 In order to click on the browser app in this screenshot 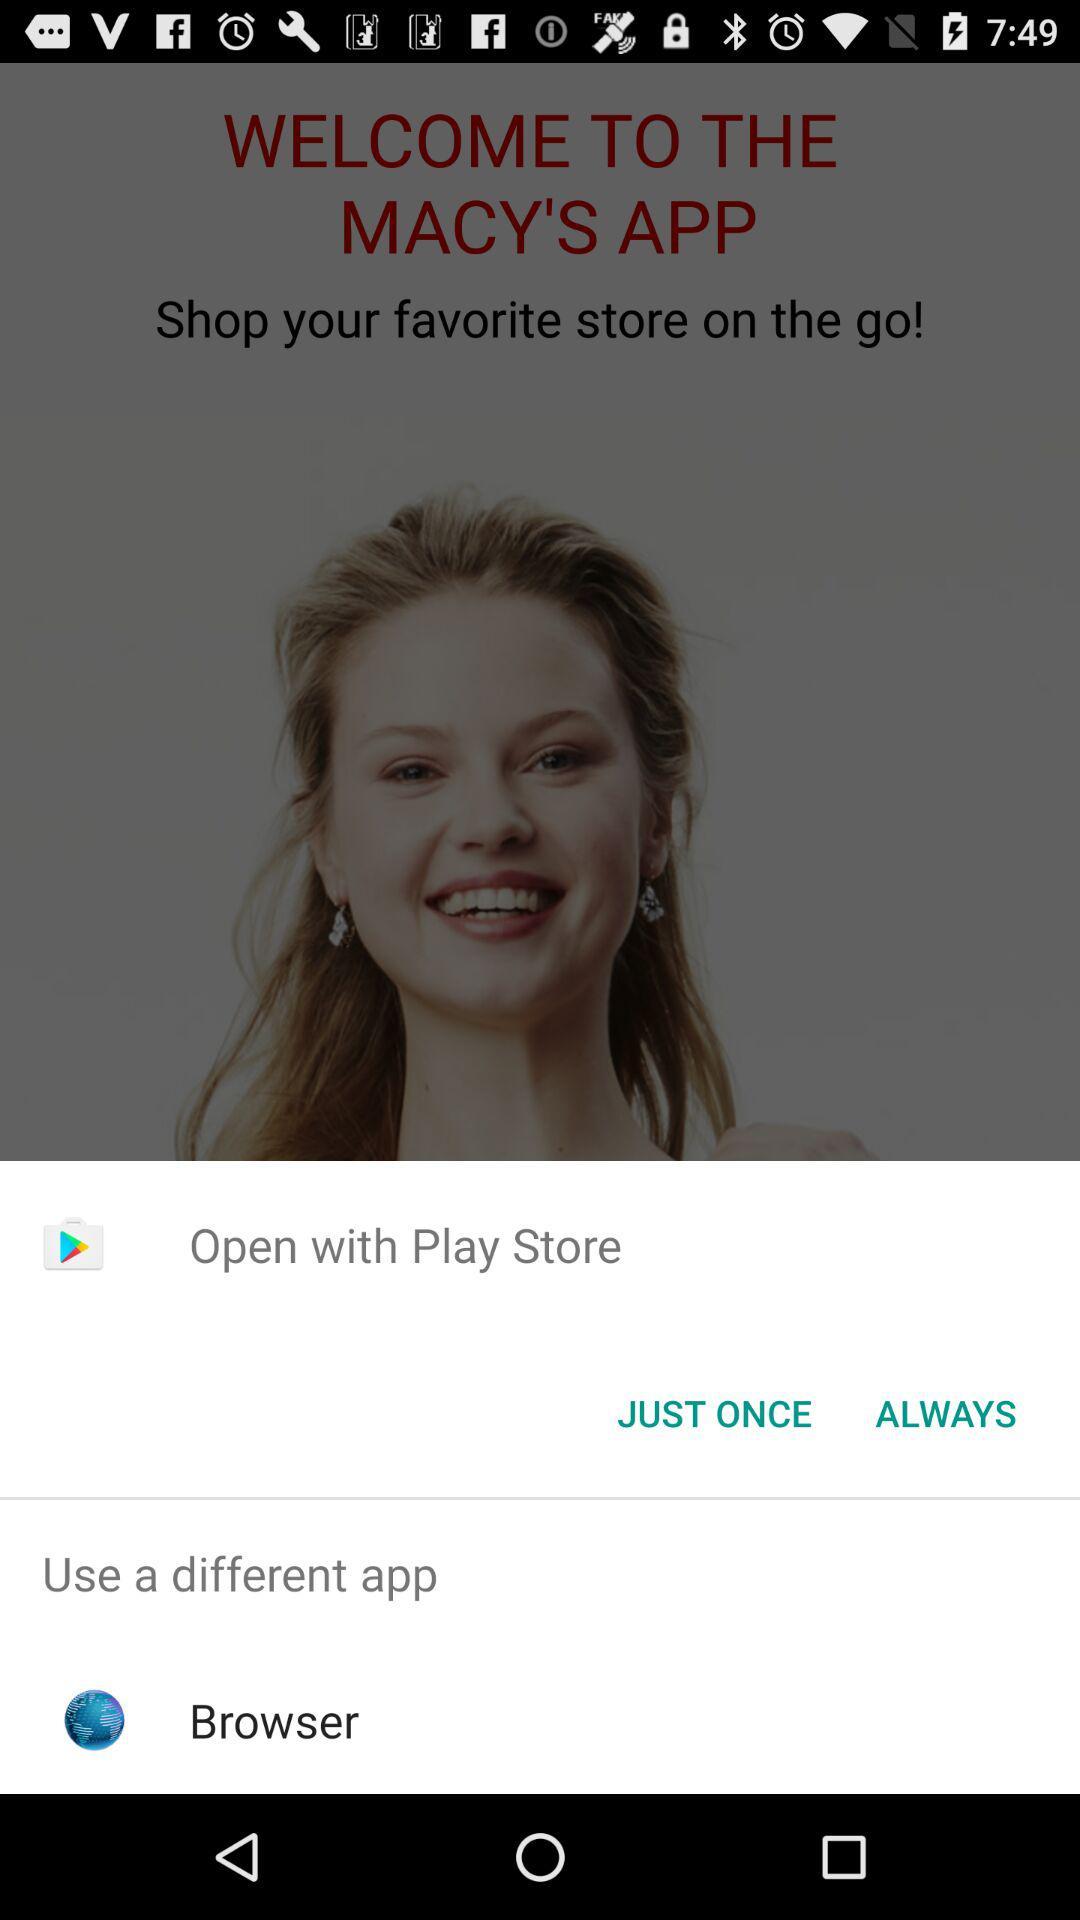, I will do `click(274, 1719)`.